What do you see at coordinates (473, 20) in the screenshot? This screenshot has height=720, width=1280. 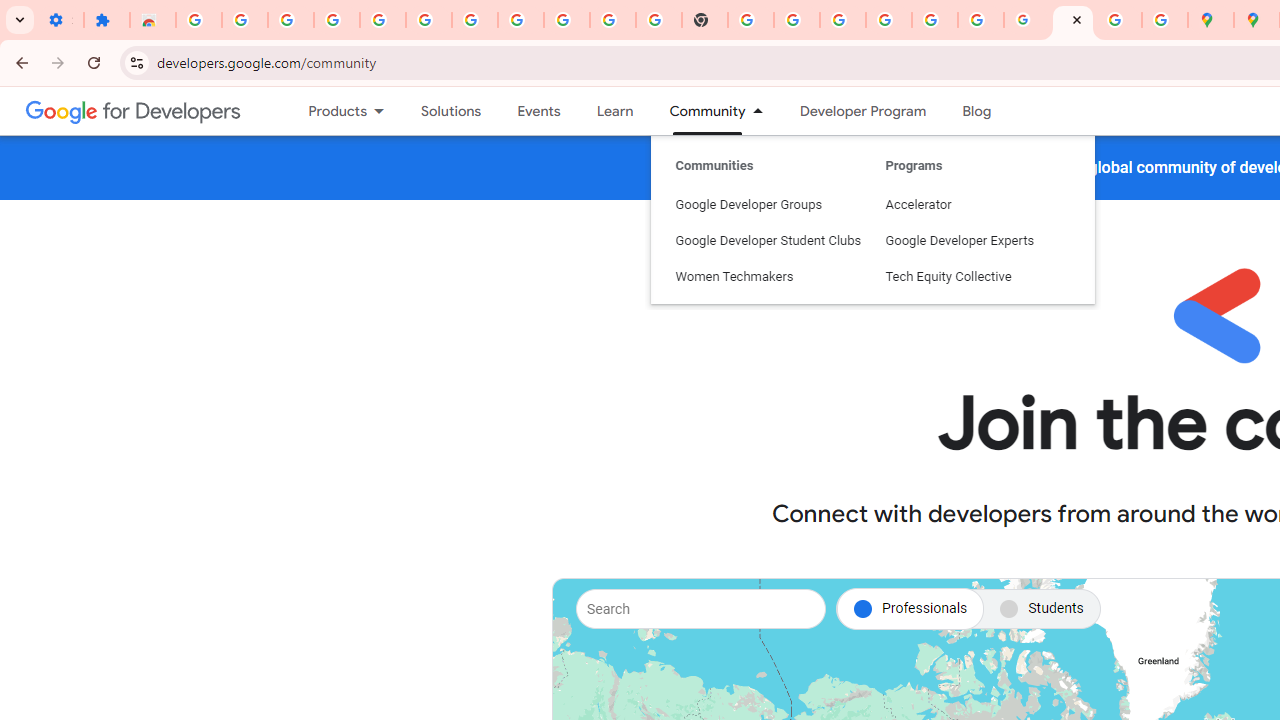 I see `'Sign in - Google Accounts'` at bounding box center [473, 20].